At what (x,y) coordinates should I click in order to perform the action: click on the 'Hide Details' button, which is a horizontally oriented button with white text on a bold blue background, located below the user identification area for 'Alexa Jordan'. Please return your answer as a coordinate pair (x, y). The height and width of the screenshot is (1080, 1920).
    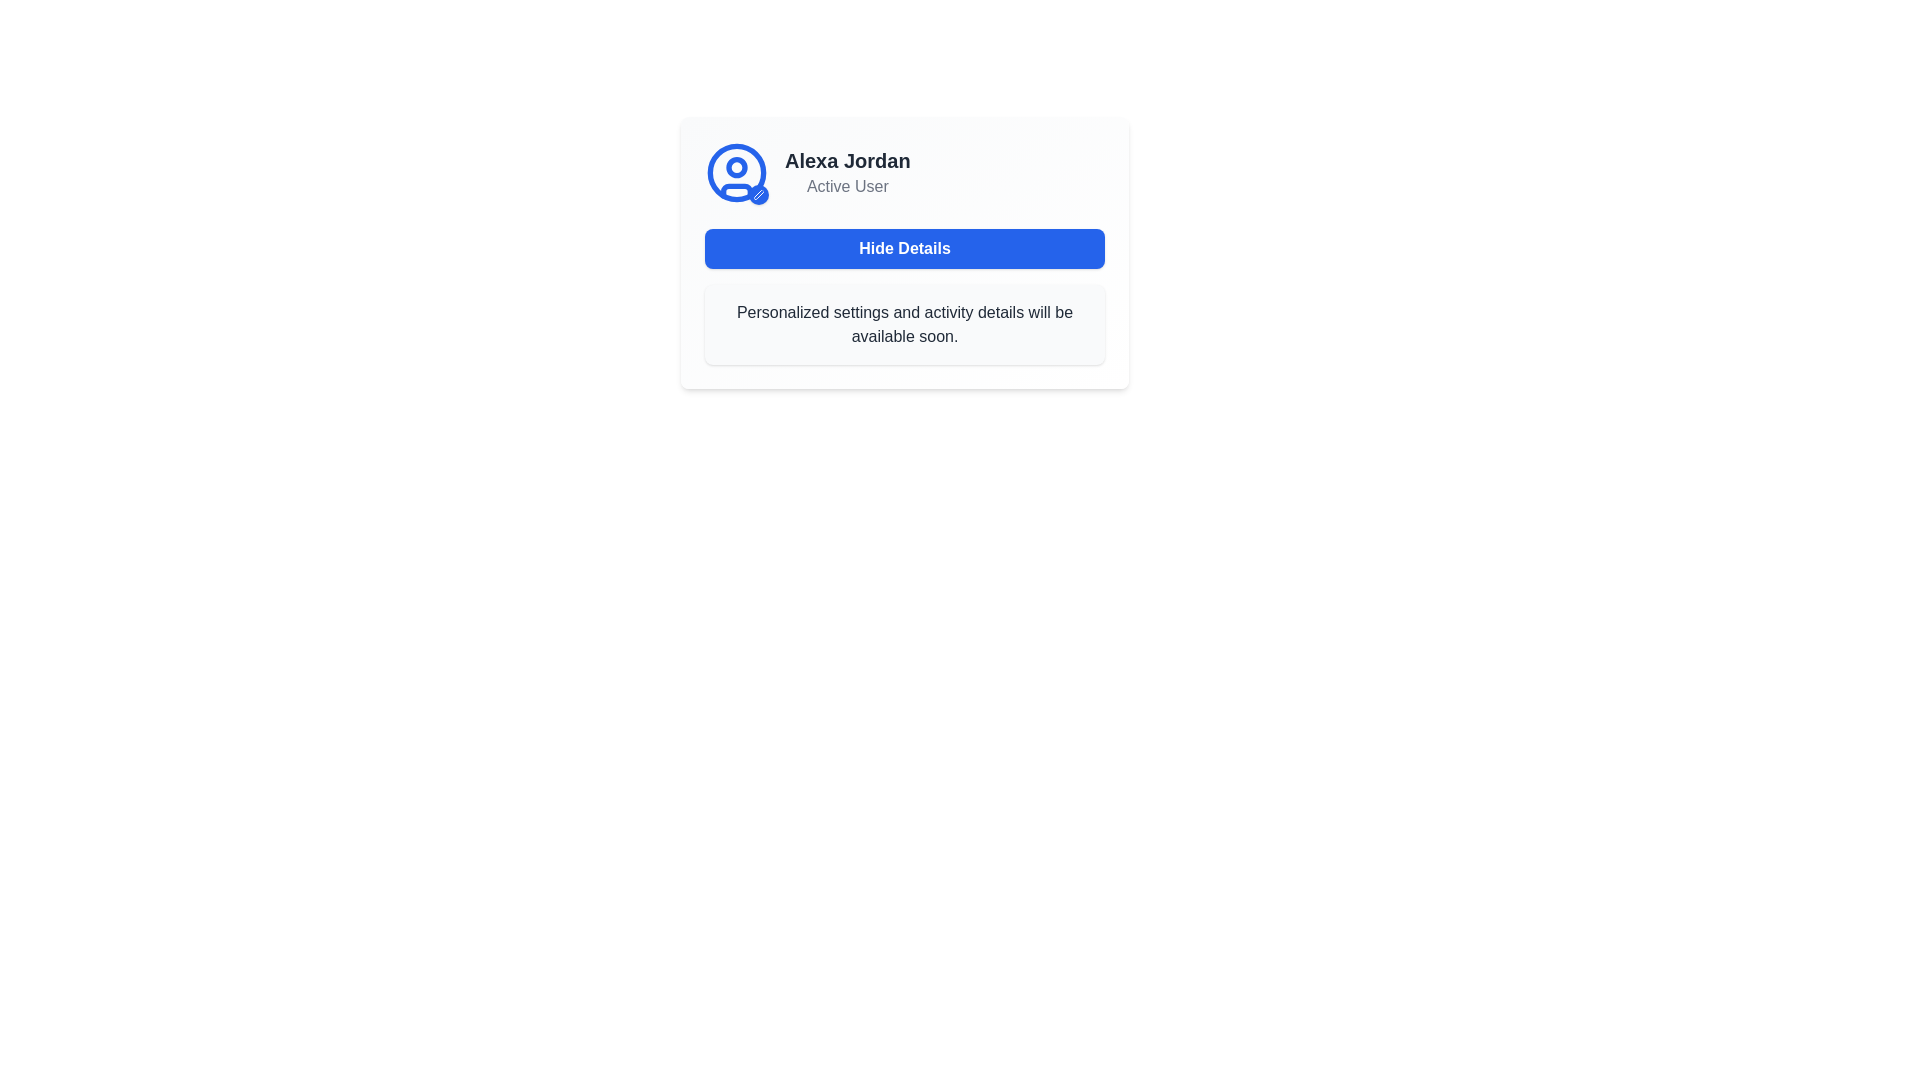
    Looking at the image, I should click on (904, 248).